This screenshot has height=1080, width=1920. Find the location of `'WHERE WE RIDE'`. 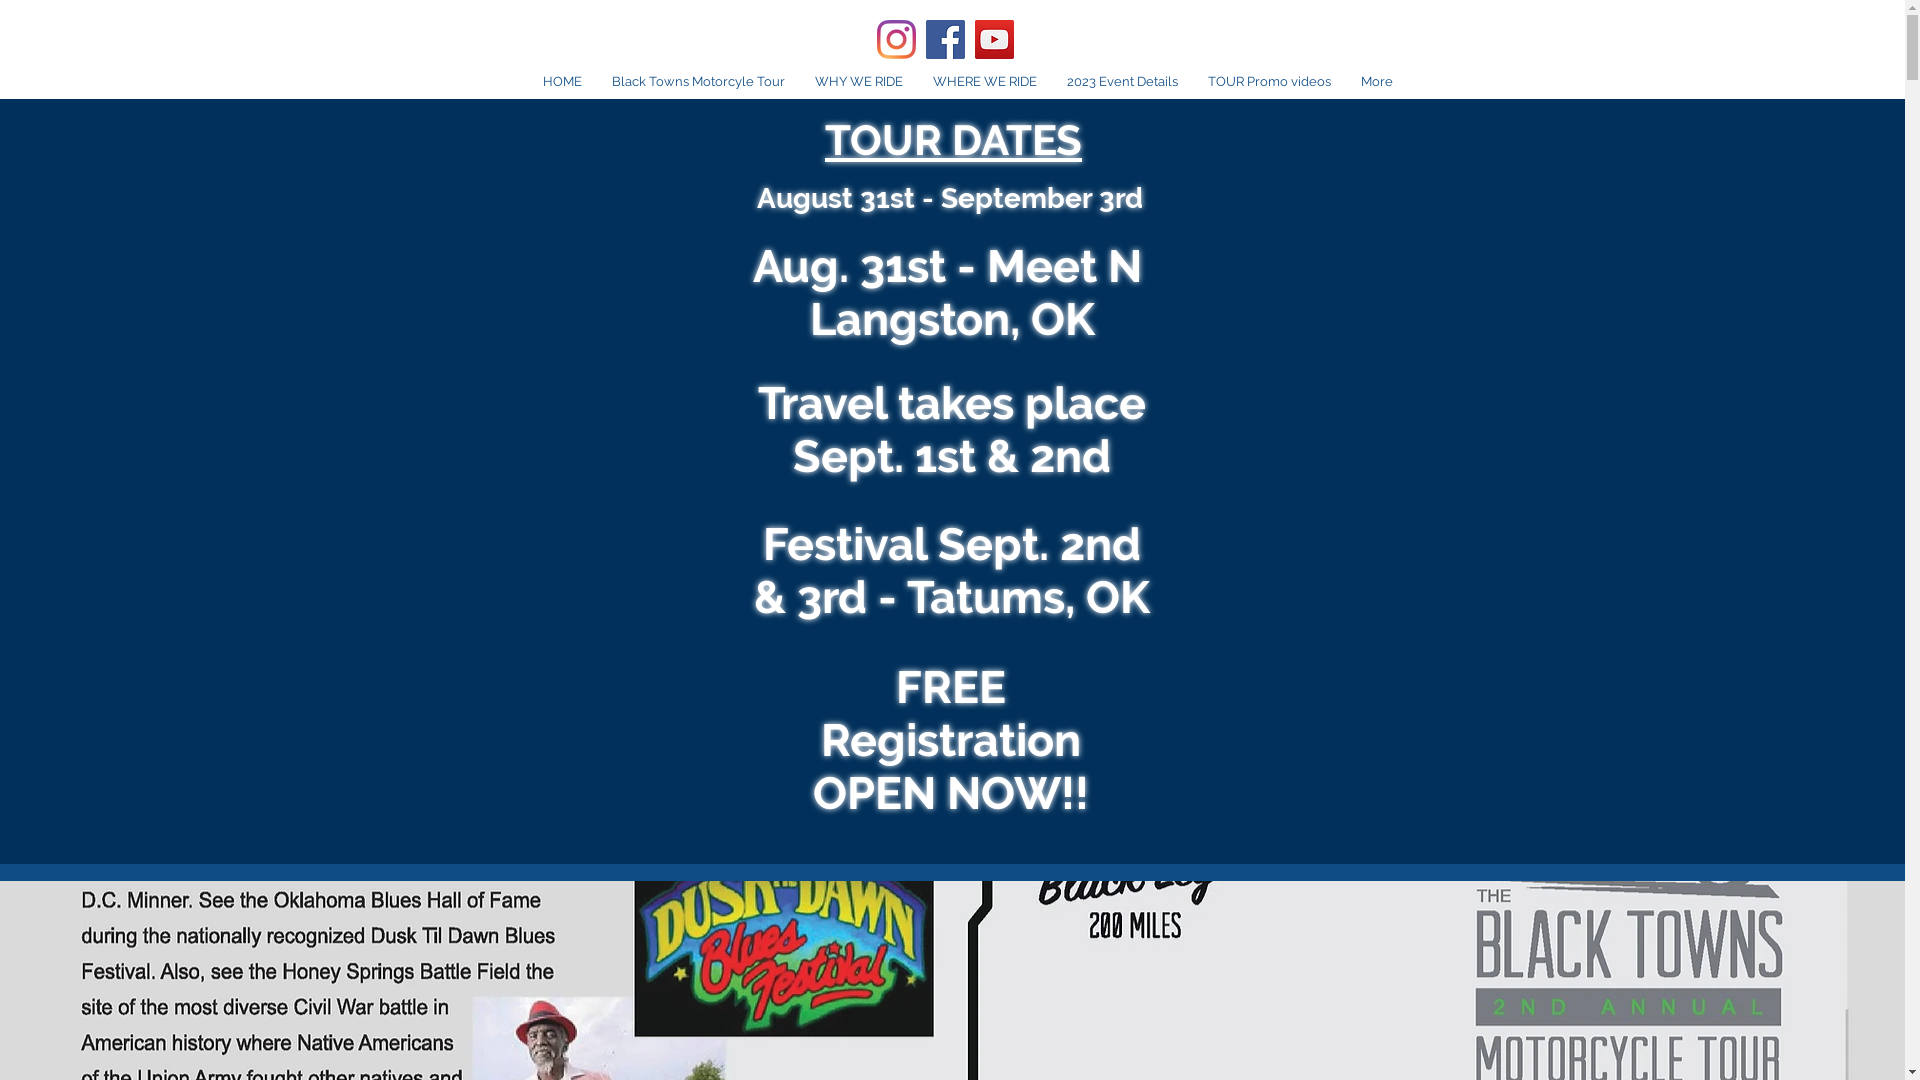

'WHERE WE RIDE' is located at coordinates (984, 80).